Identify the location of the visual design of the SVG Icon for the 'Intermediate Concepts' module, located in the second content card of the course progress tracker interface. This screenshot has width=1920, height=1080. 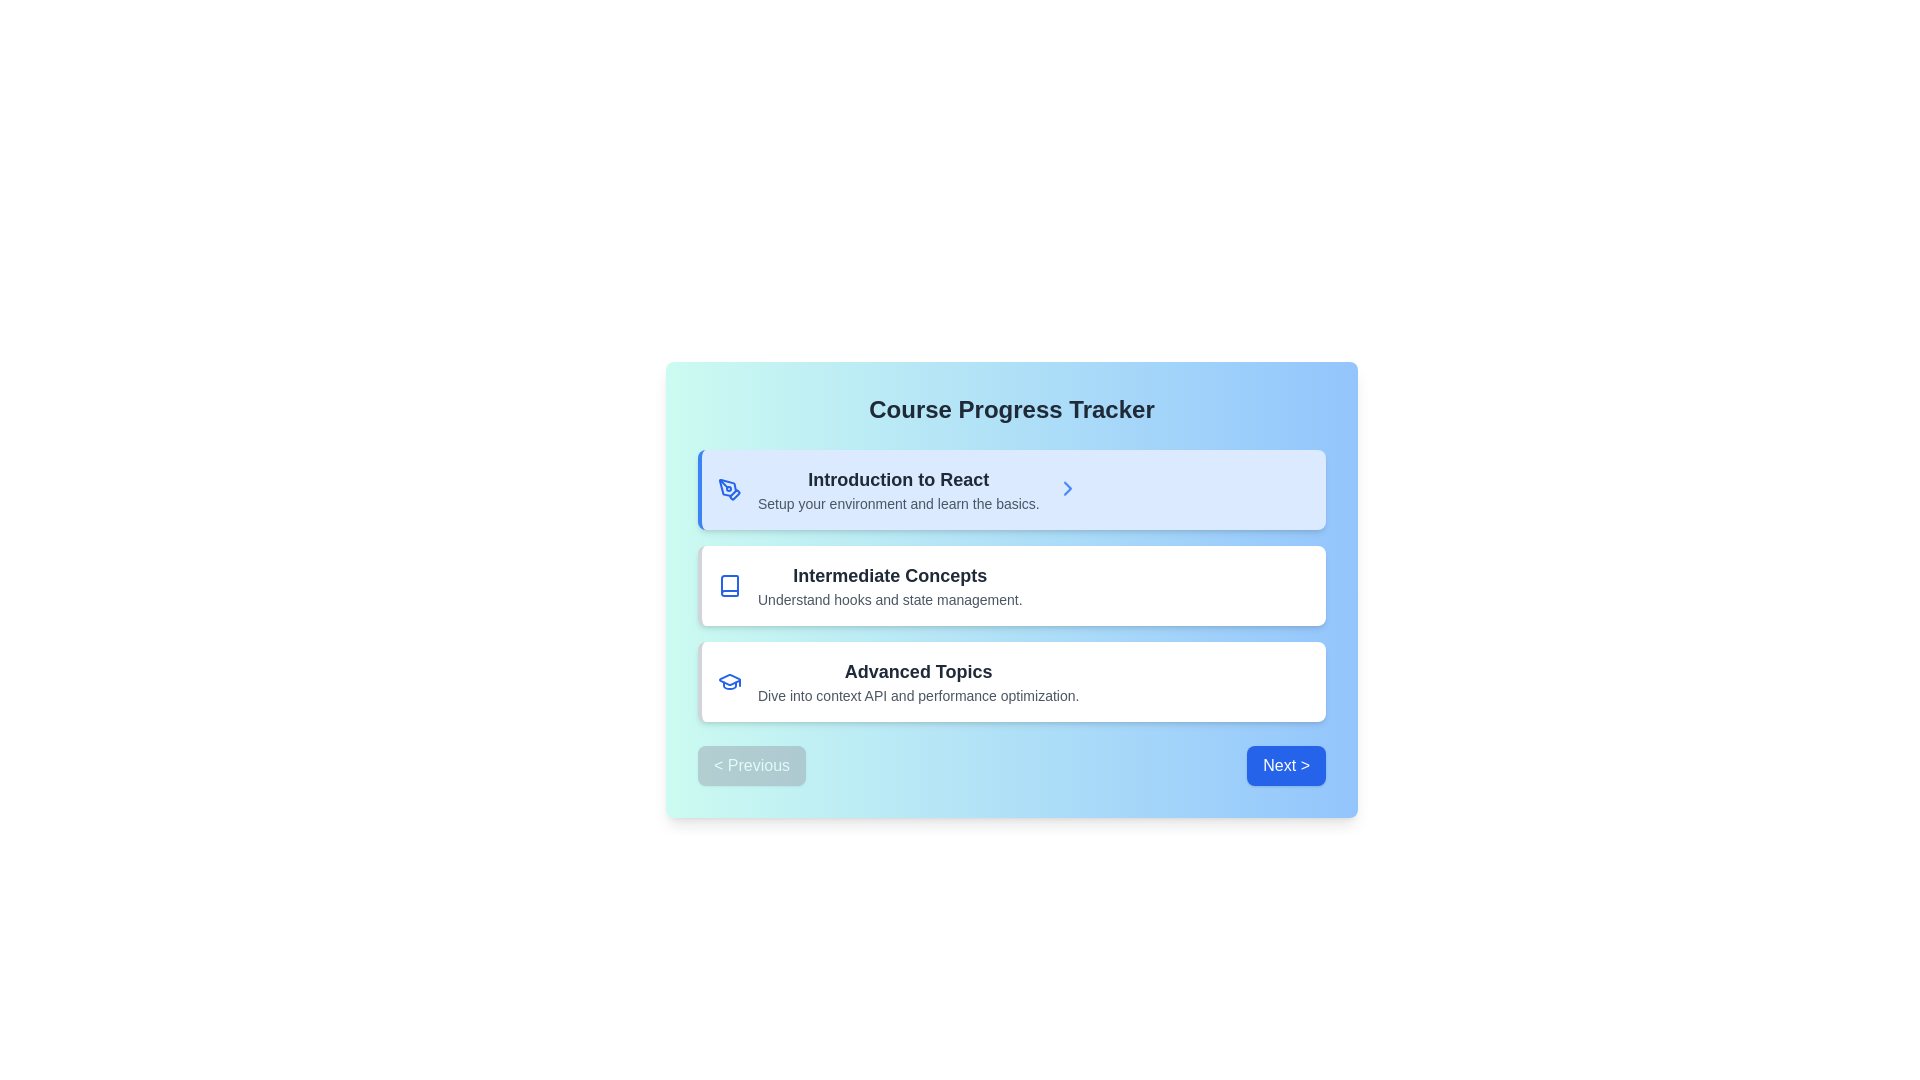
(728, 585).